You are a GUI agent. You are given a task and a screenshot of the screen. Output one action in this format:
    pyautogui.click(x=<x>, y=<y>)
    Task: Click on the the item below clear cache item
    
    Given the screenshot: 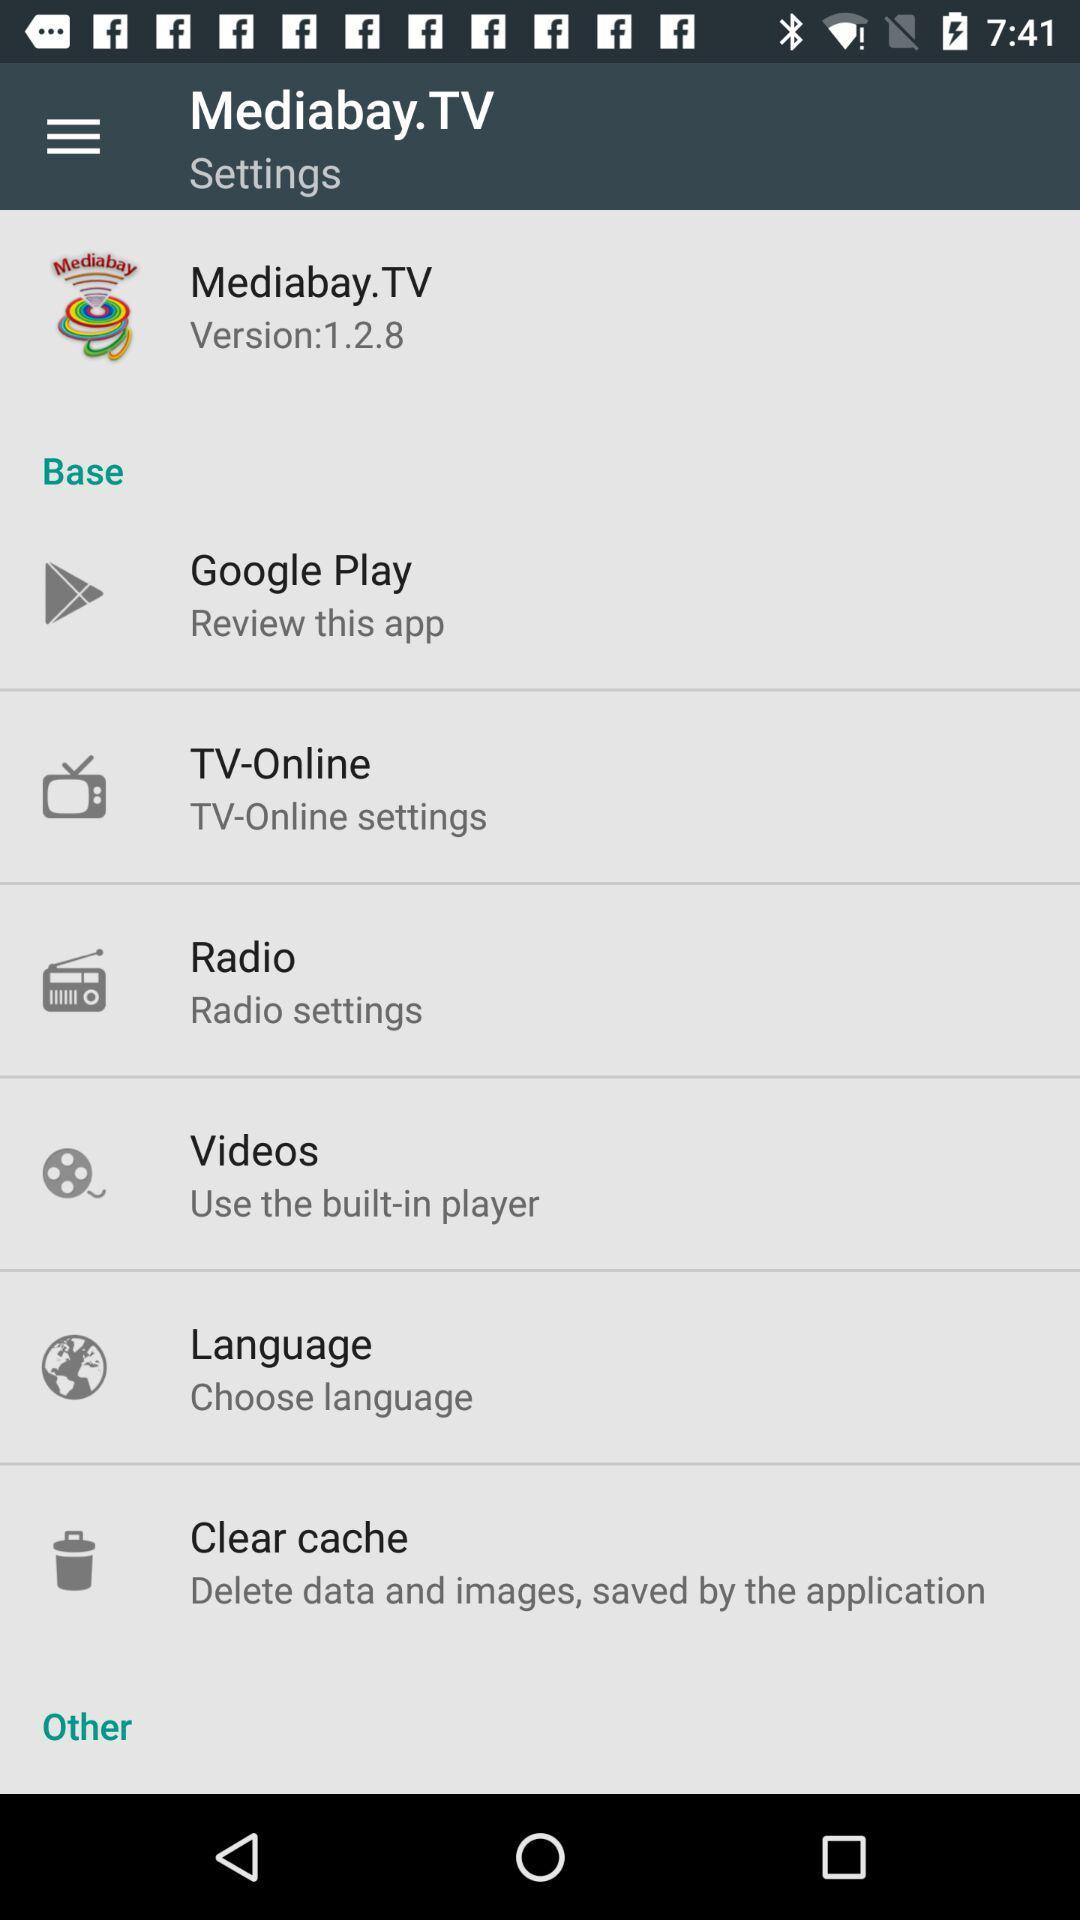 What is the action you would take?
    pyautogui.click(x=586, y=1588)
    